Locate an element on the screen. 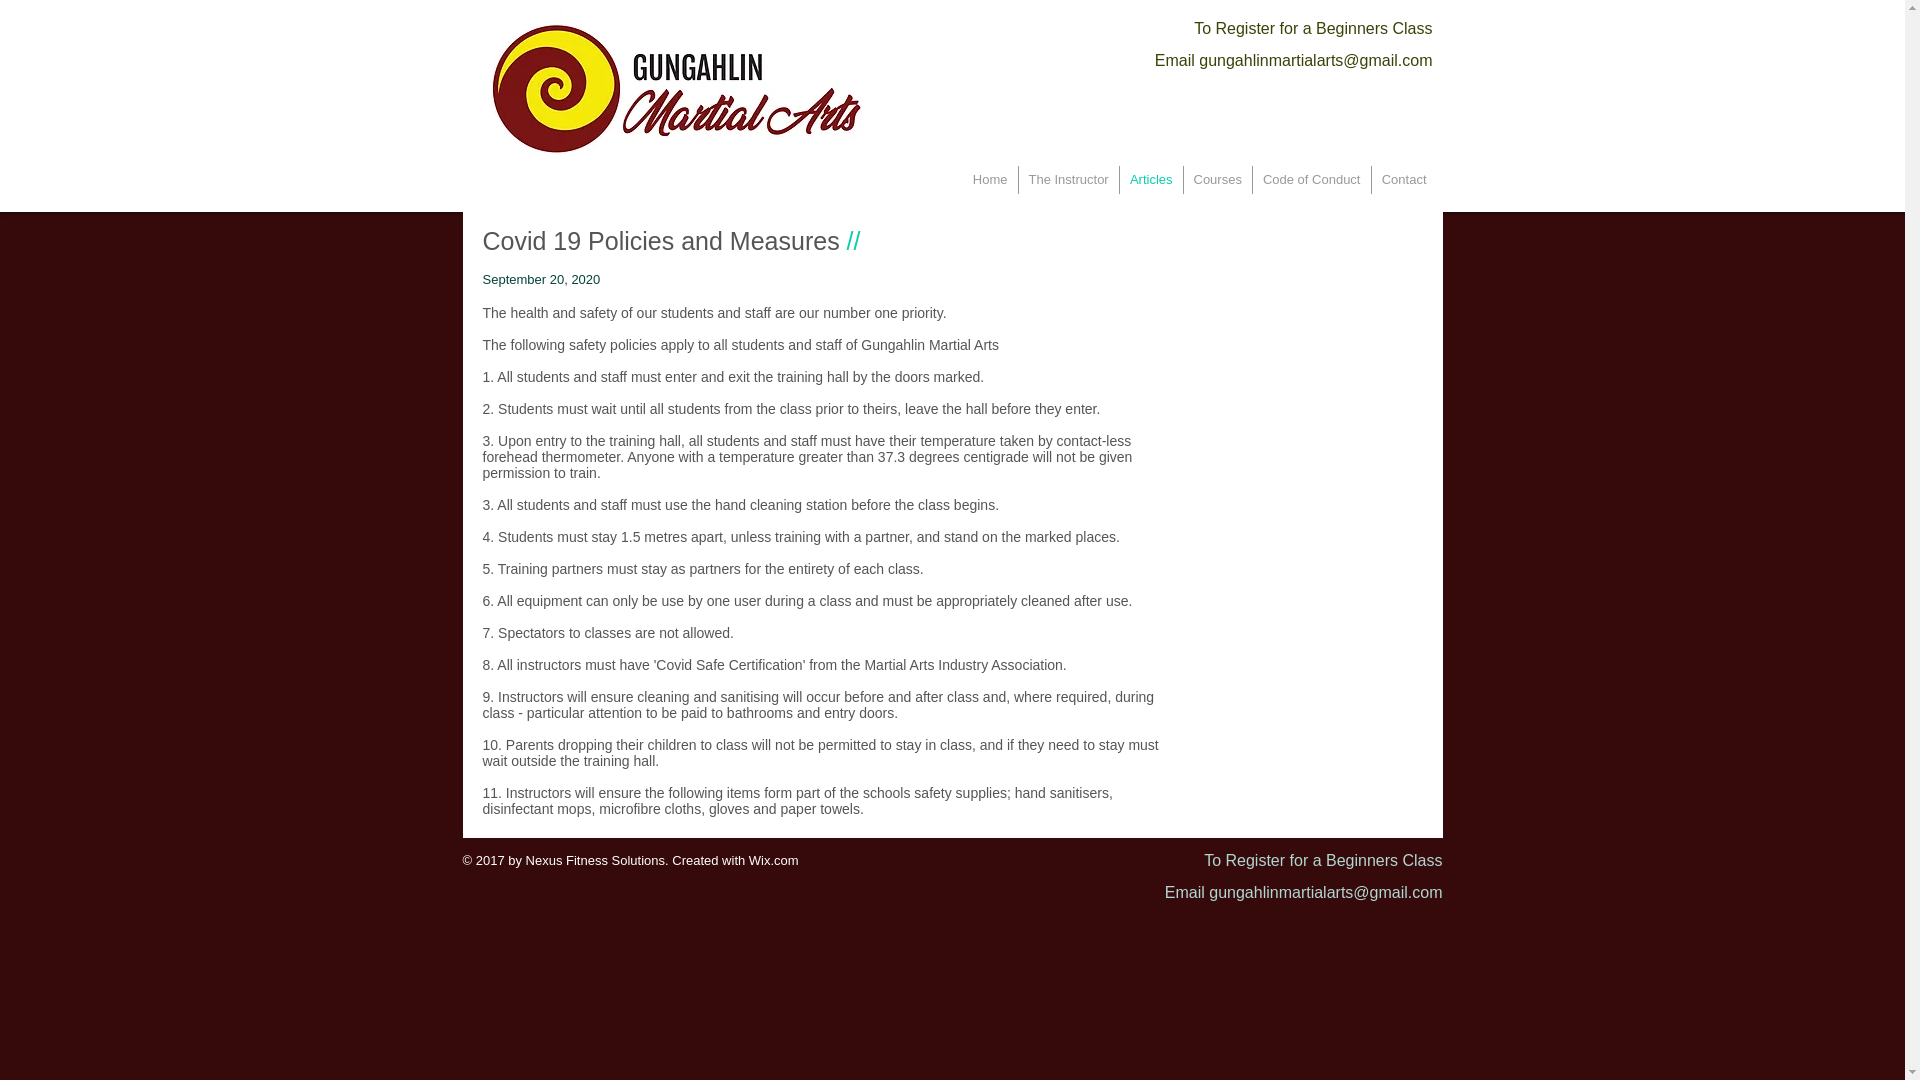  'Wix.com' is located at coordinates (772, 859).